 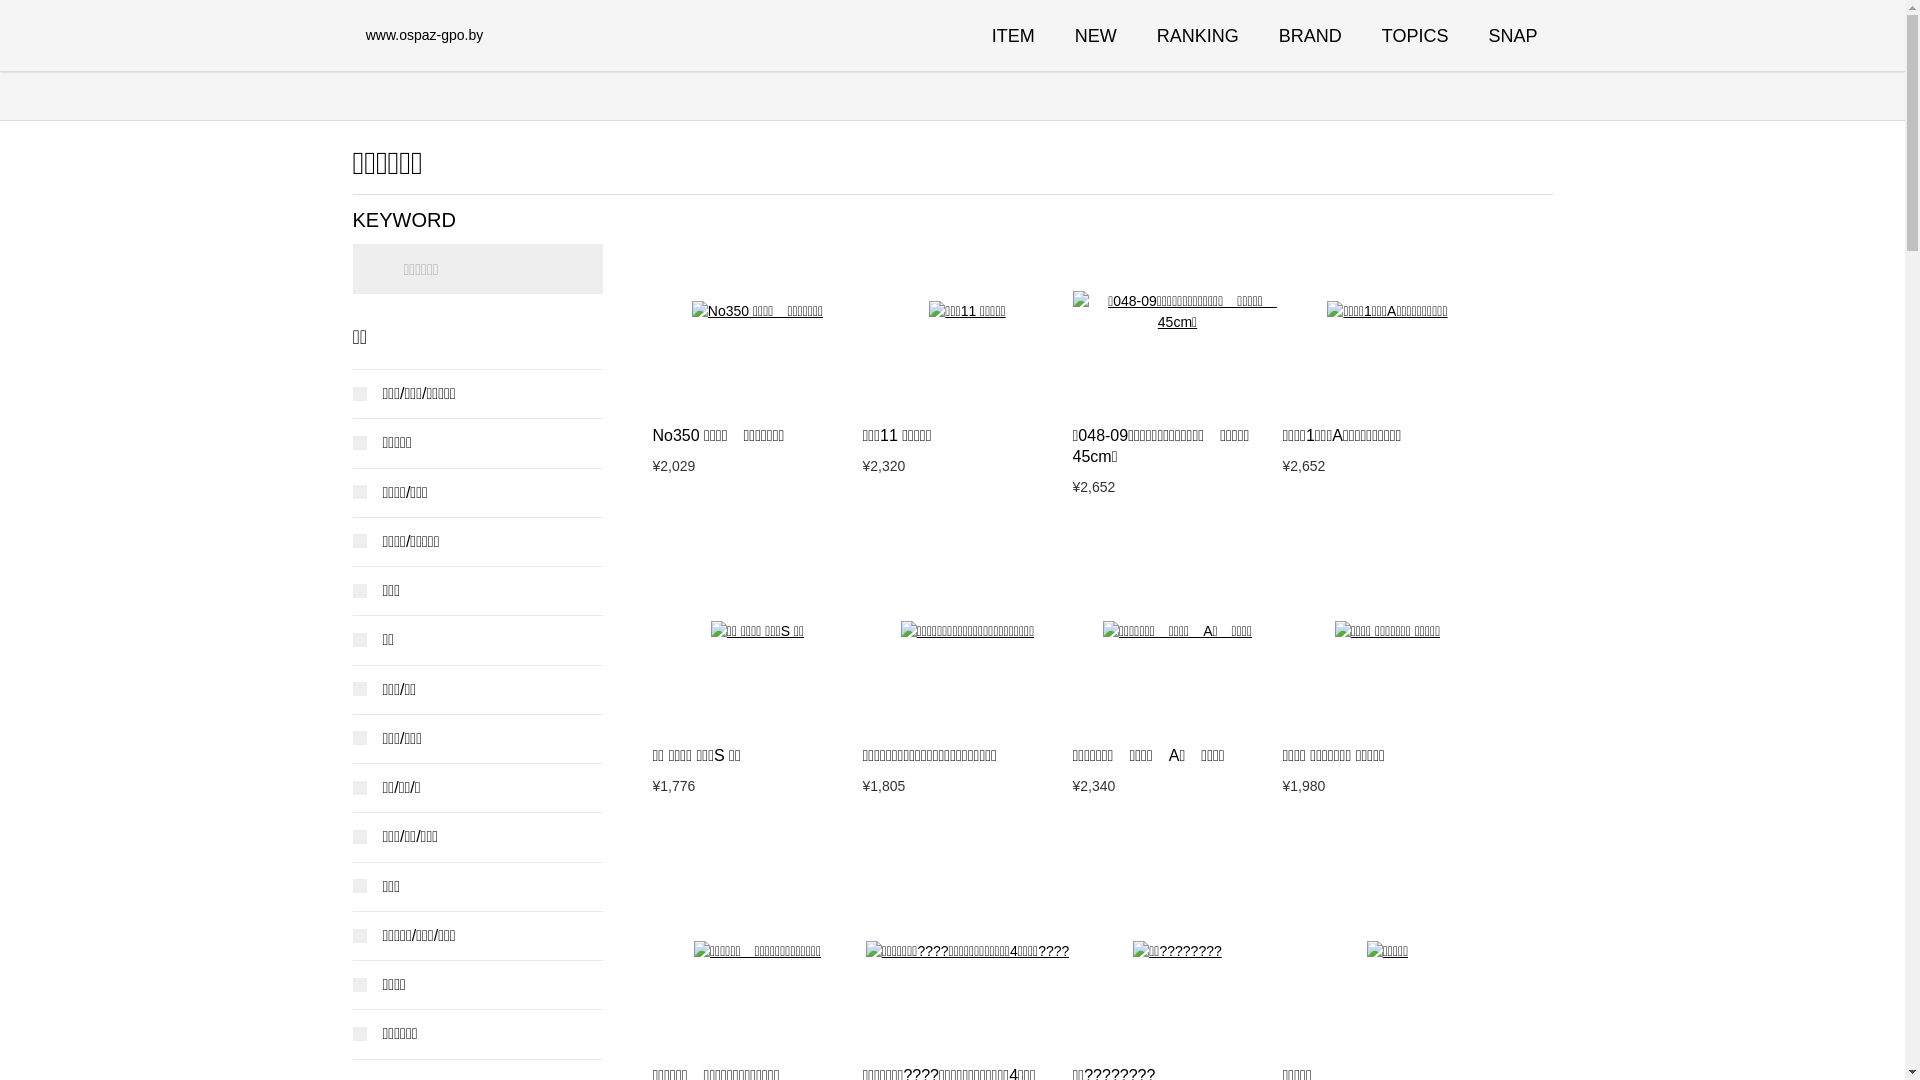 What do you see at coordinates (1198, 35) in the screenshot?
I see `'RANKING'` at bounding box center [1198, 35].